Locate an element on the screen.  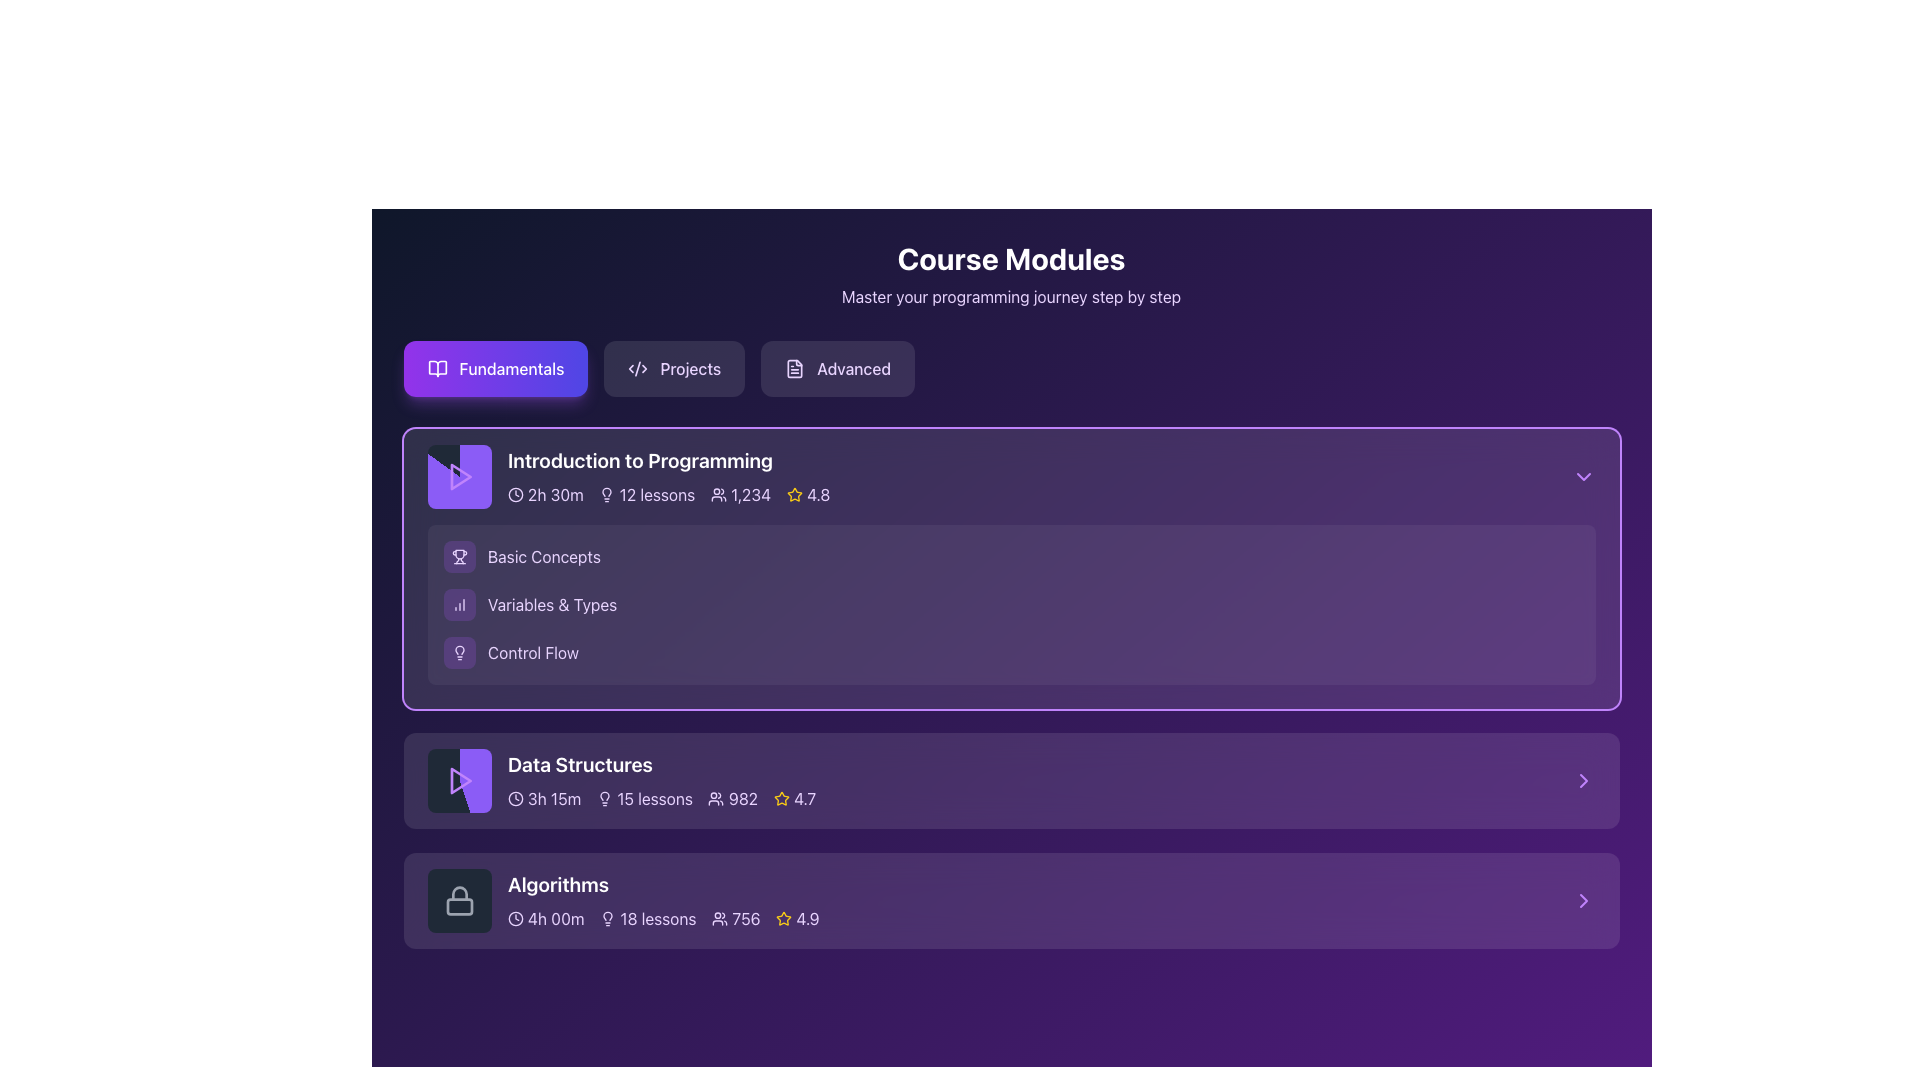
the open book icon located within the 'Fundamentals' button, which is centered horizontally and vertically relative to the button is located at coordinates (436, 369).